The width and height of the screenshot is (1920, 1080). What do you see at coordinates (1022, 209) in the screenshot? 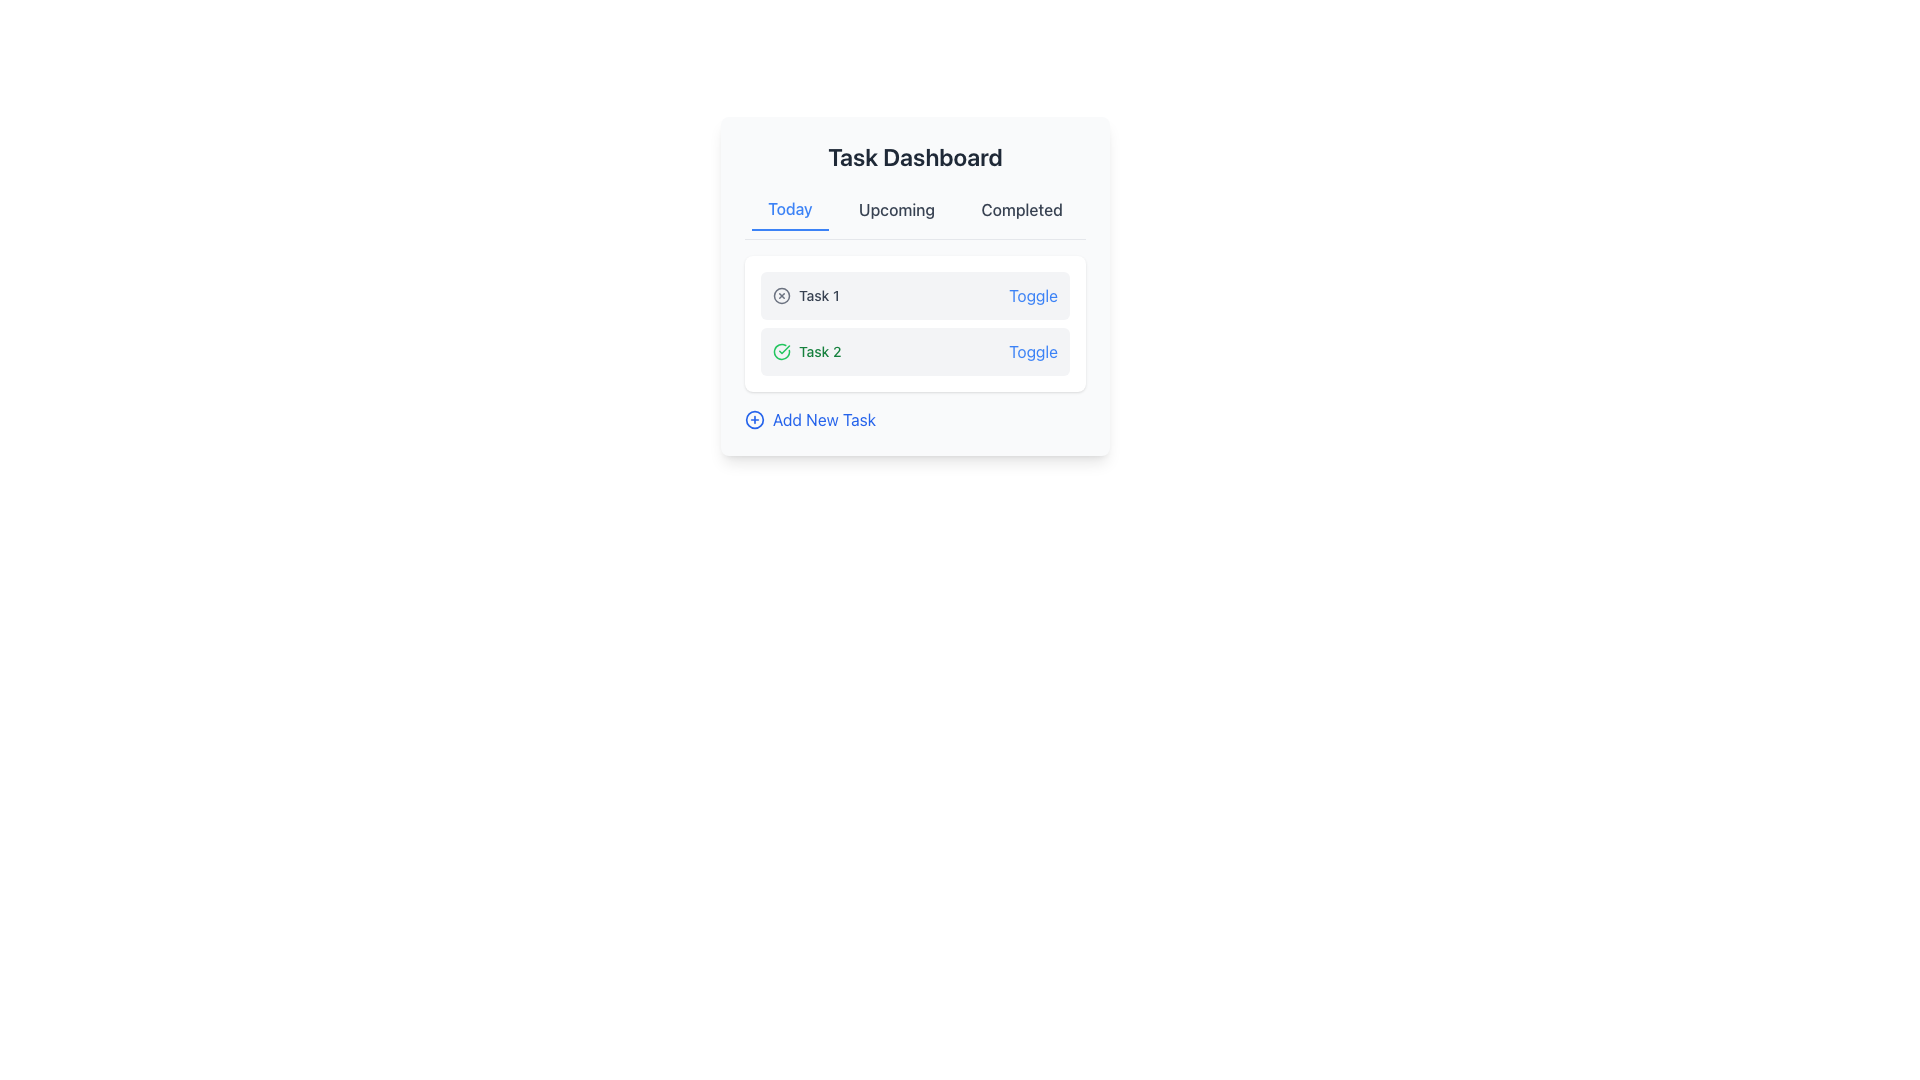
I see `the 'Completed' button in the navigation menu of the 'Task Dashboard' interface` at bounding box center [1022, 209].